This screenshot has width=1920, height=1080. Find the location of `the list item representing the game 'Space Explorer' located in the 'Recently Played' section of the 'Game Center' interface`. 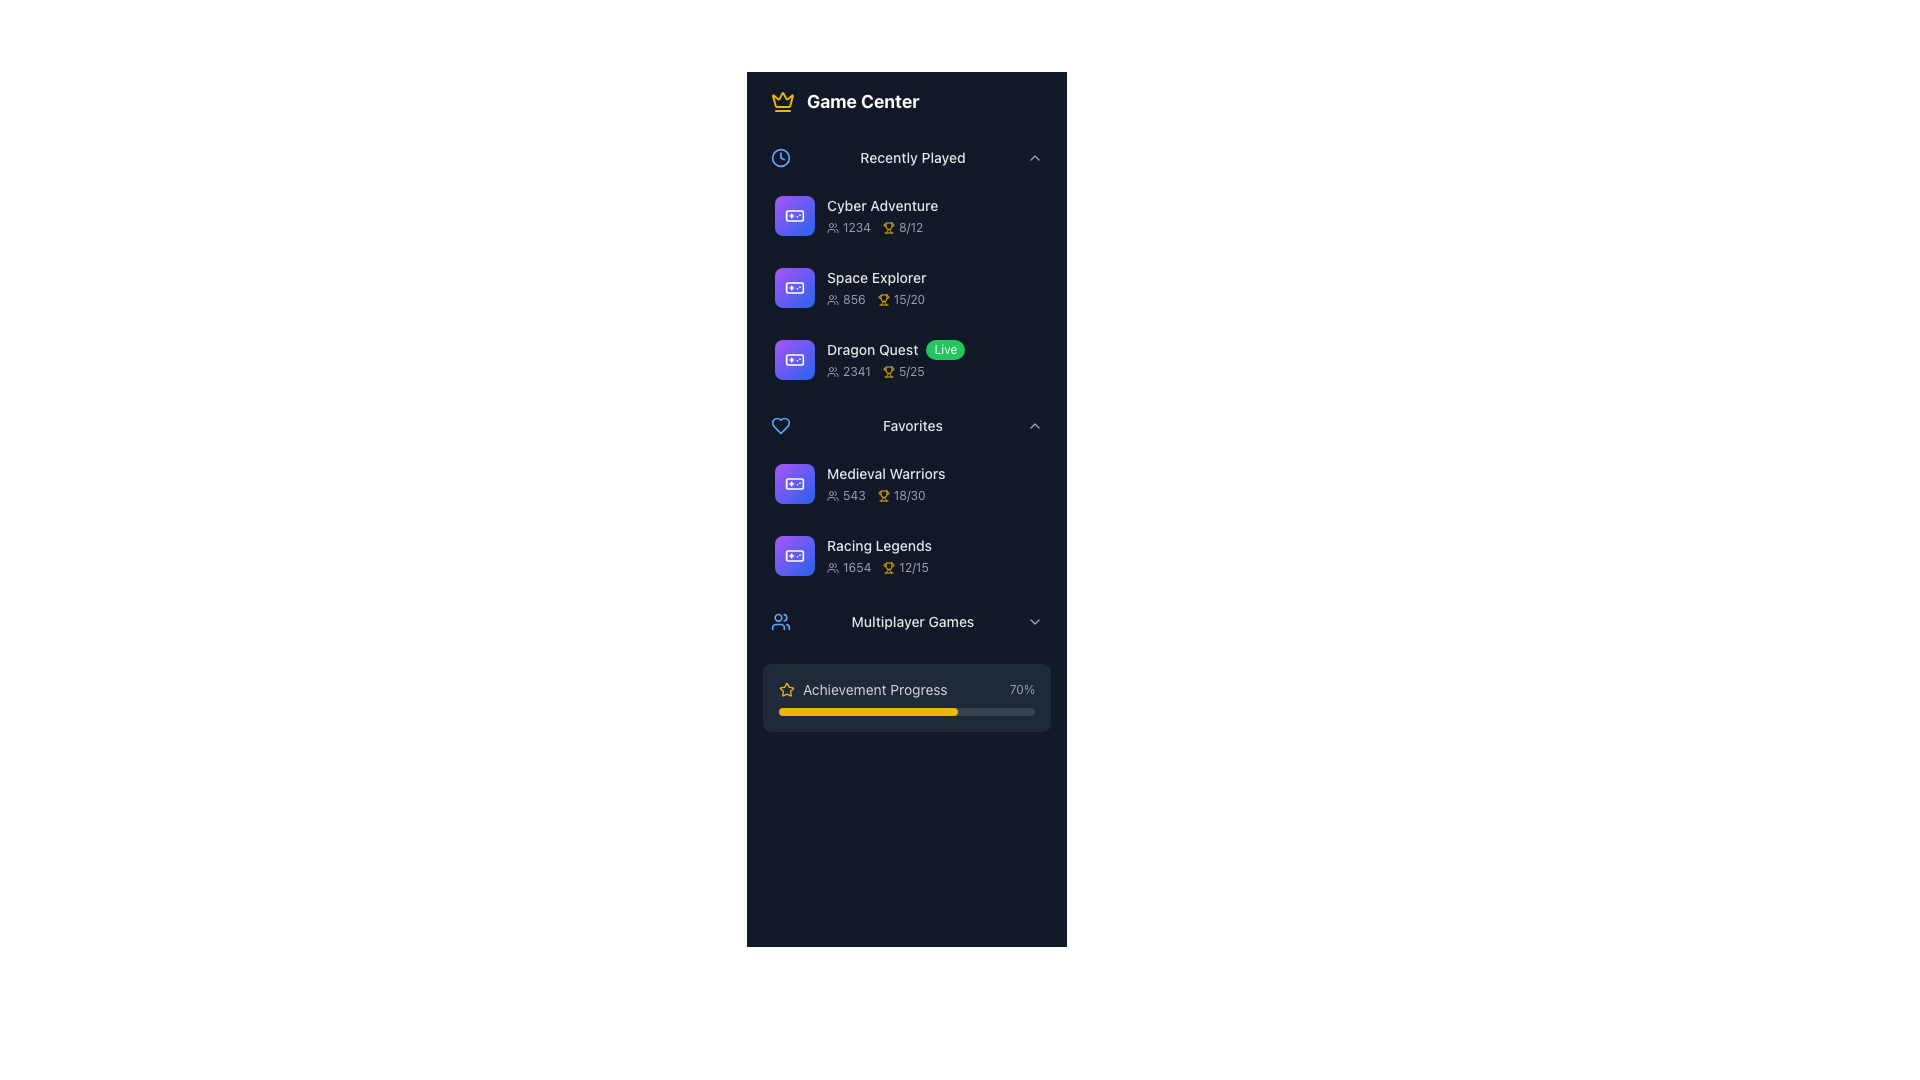

the list item representing the game 'Space Explorer' located in the 'Recently Played' section of the 'Game Center' interface is located at coordinates (931, 288).